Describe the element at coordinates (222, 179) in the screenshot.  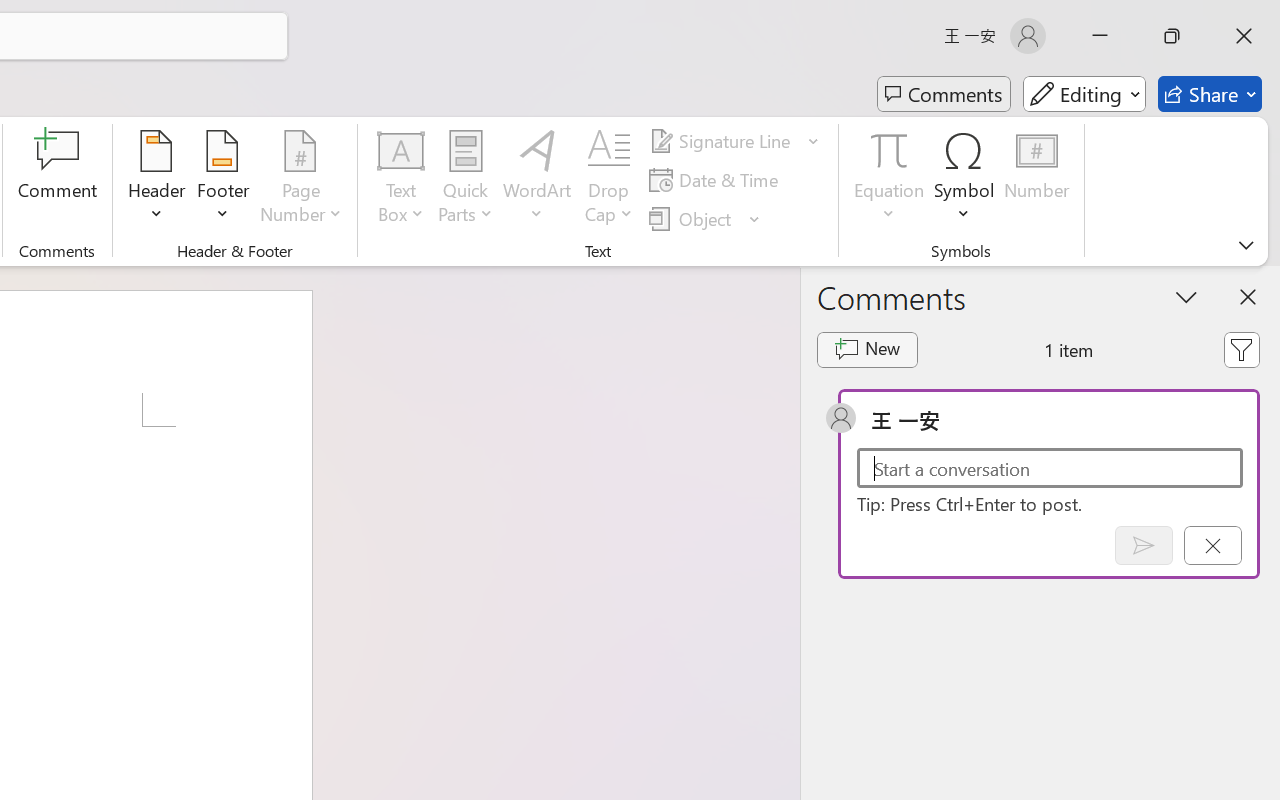
I see `'Footer'` at that location.